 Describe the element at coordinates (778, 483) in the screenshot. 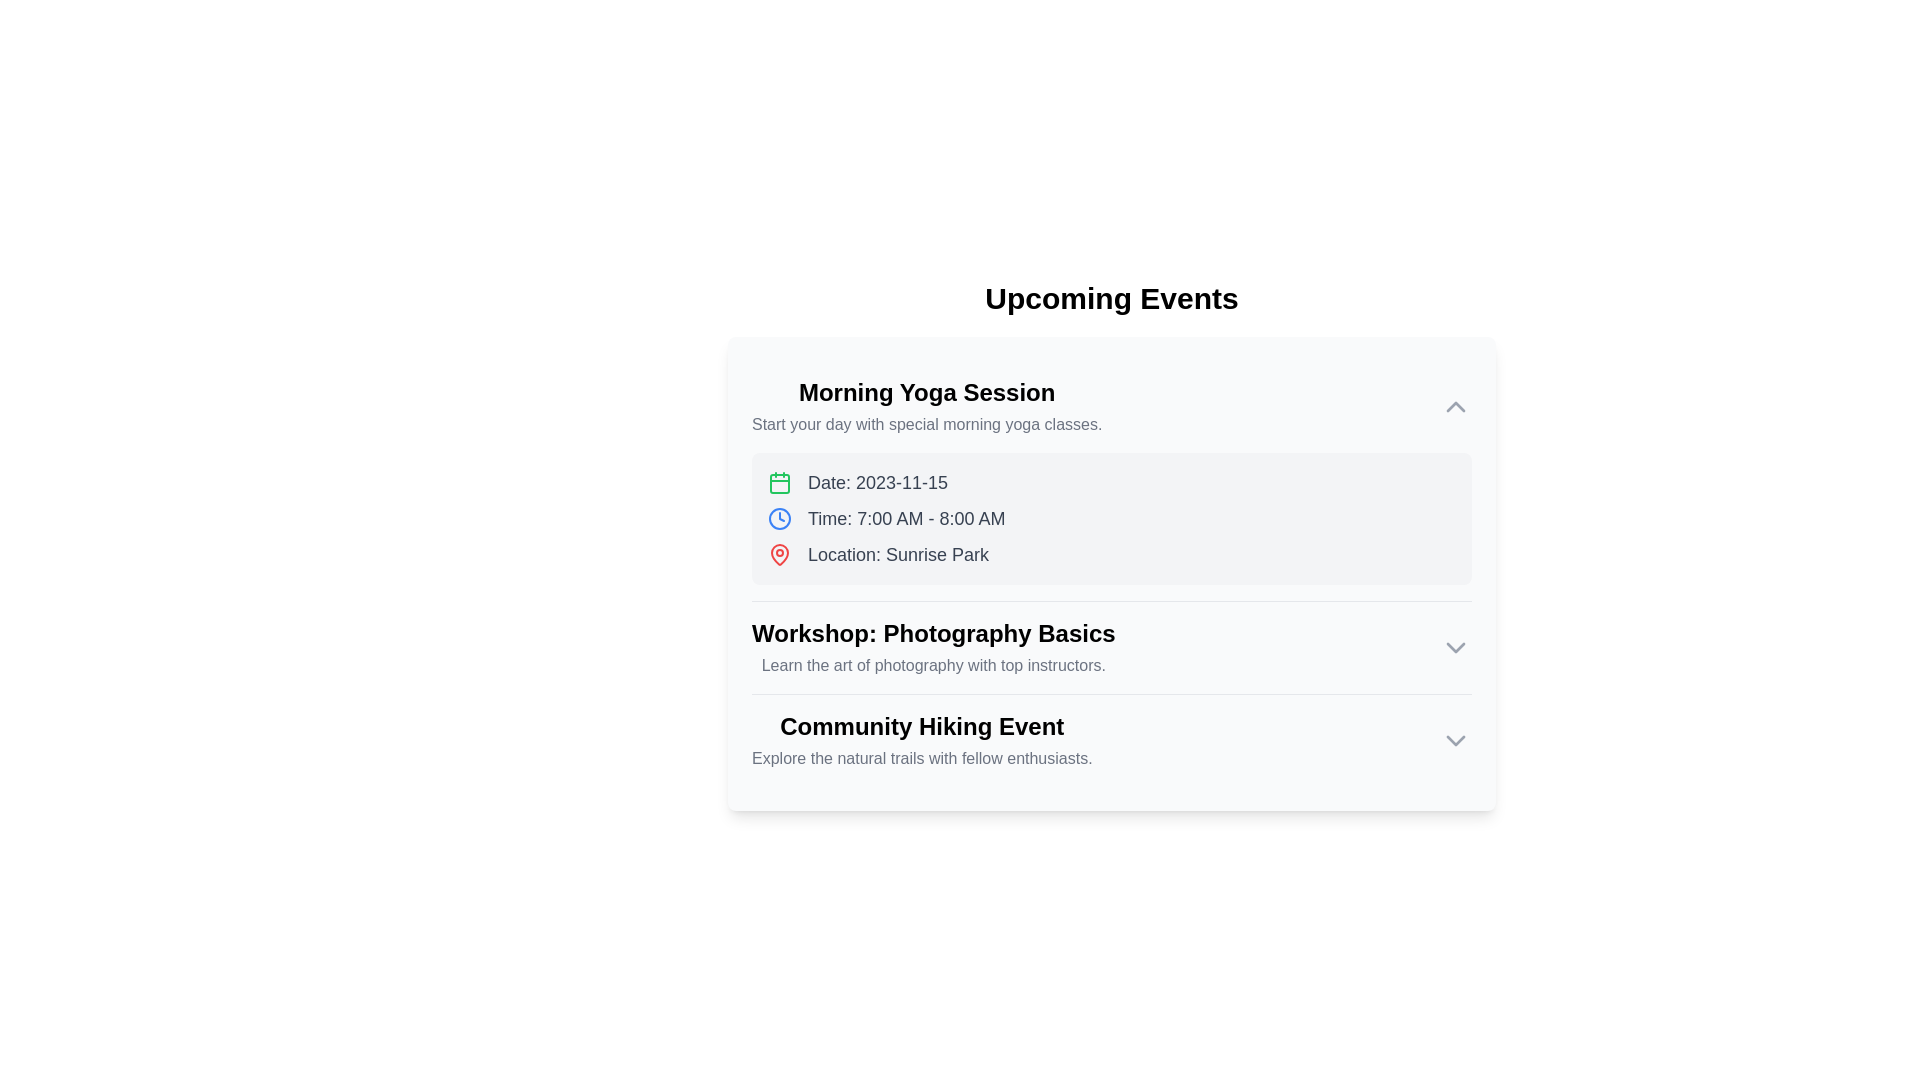

I see `the central rectangular element of the calendar icon located in the 'Morning Yoga Session' section, which is under the 'Date: 2023-11-15' label` at that location.